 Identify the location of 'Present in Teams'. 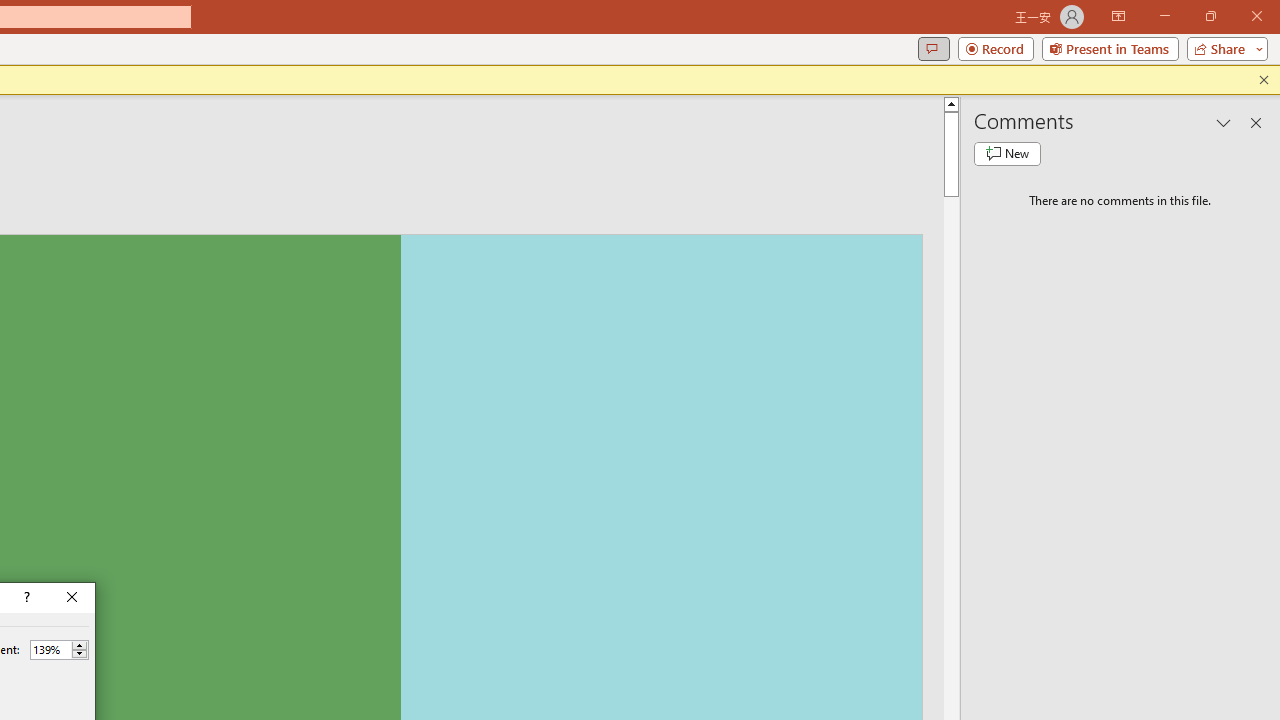
(1109, 47).